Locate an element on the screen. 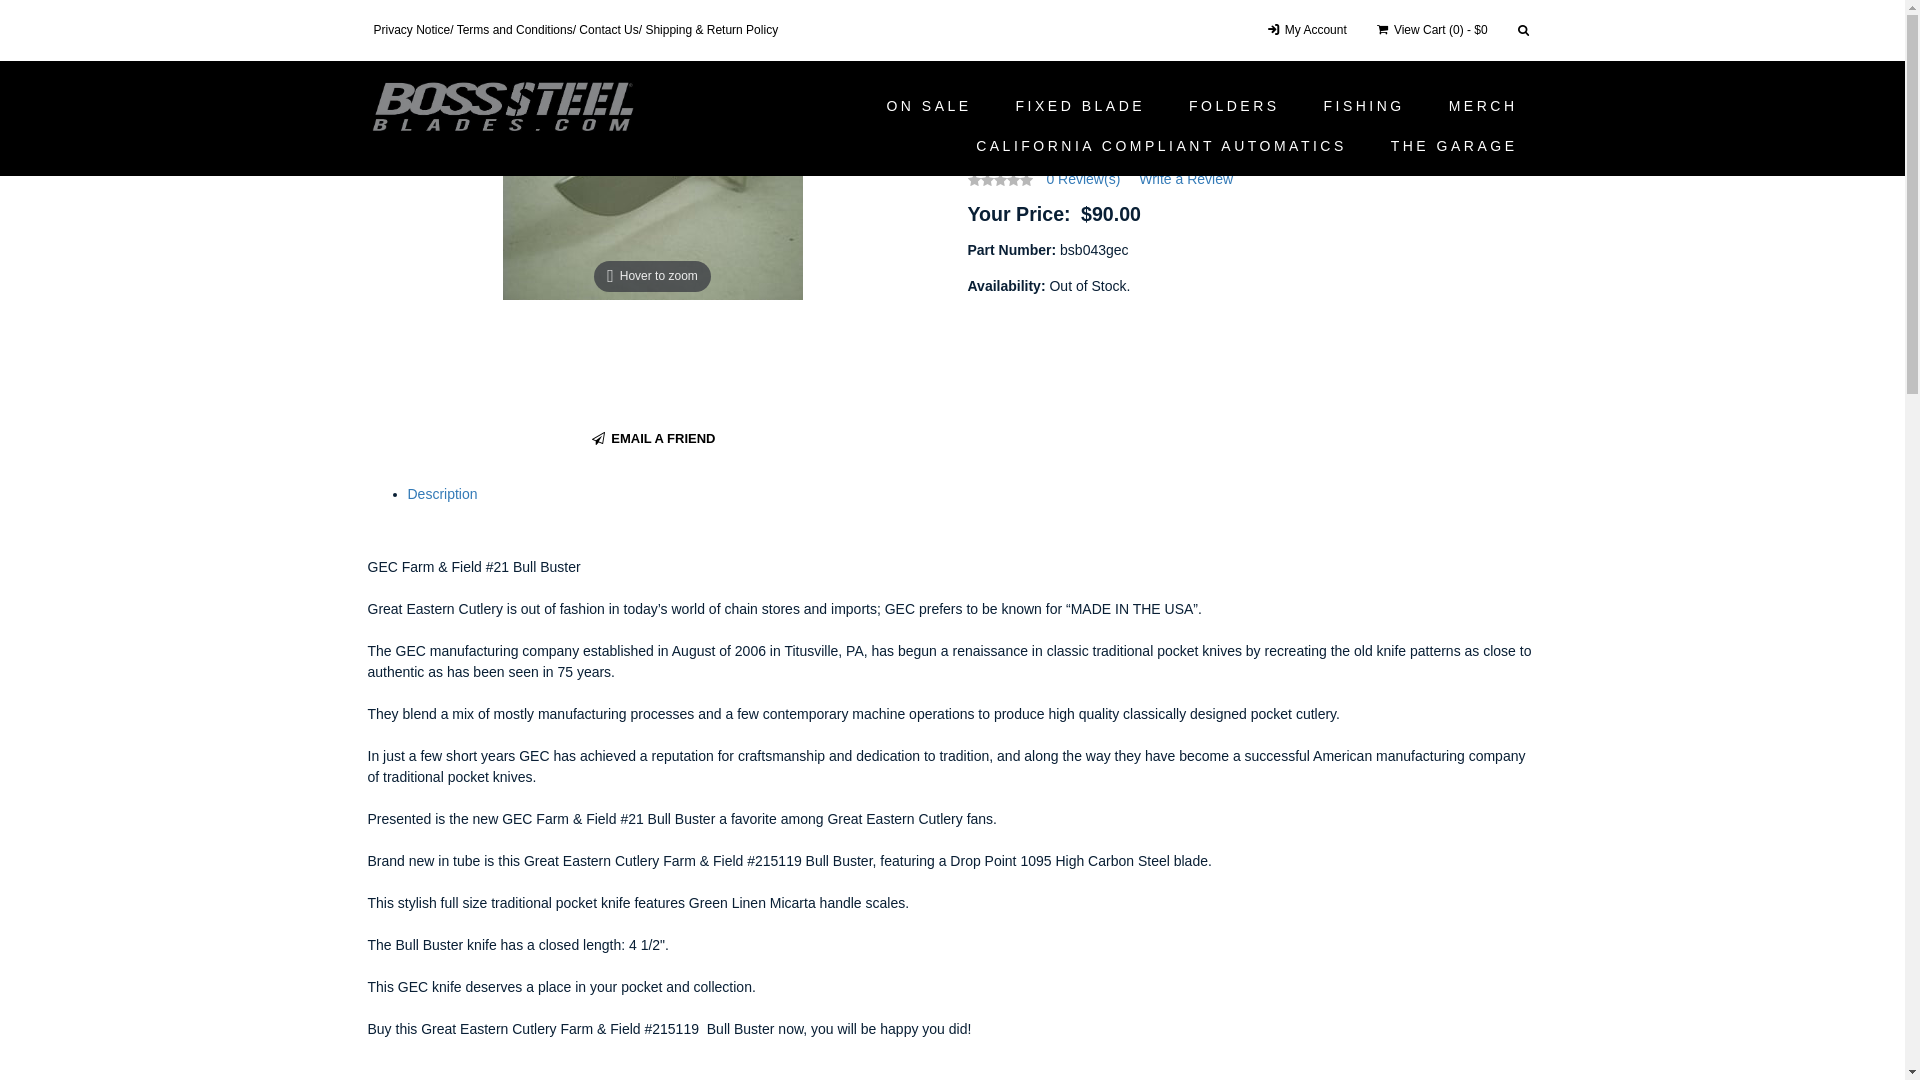  'THE GARAGE' is located at coordinates (1454, 145).